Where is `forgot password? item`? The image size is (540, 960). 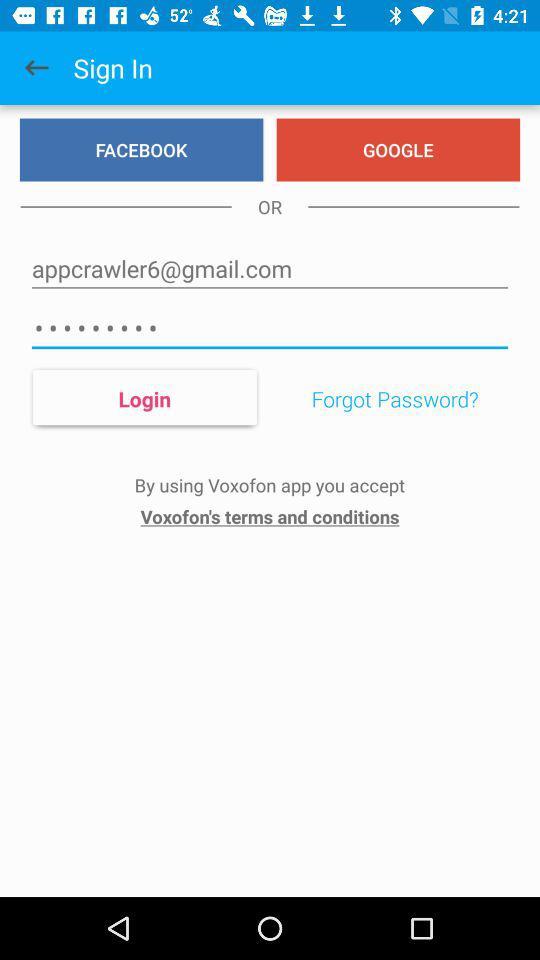 forgot password? item is located at coordinates (395, 398).